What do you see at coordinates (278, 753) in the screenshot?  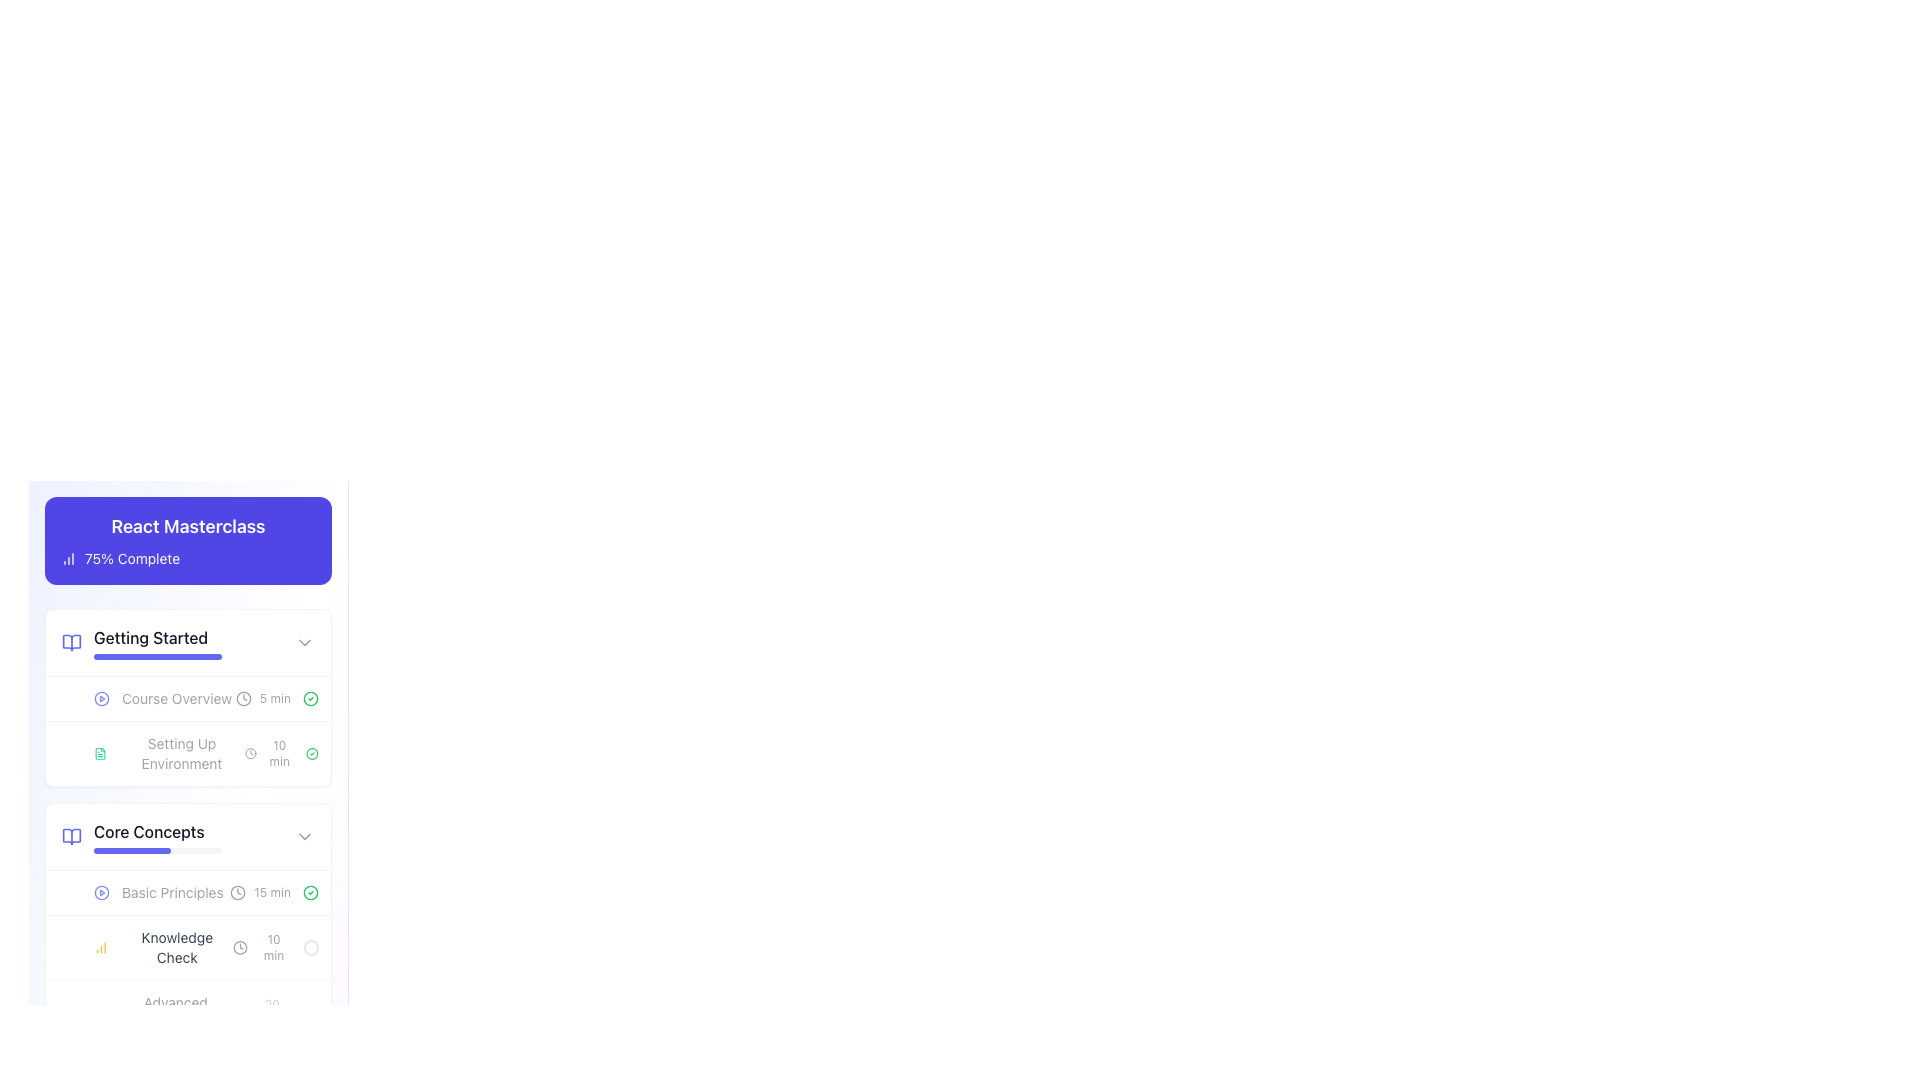 I see `the static text label indicating the duration of the associated task in minutes, located in the 'Setting Up Environment' section of the 'Getting Started' module of the 'React Masterclass' content` at bounding box center [278, 753].